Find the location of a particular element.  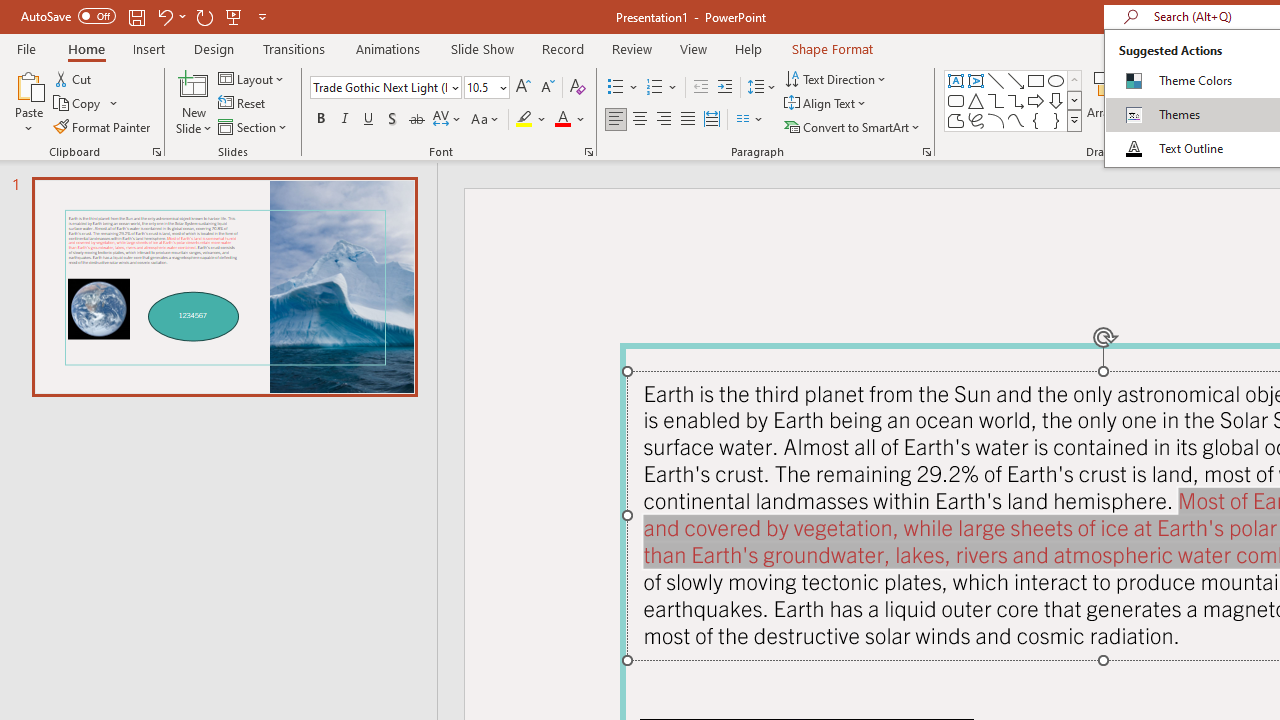

'Increase Font Size' is located at coordinates (522, 86).